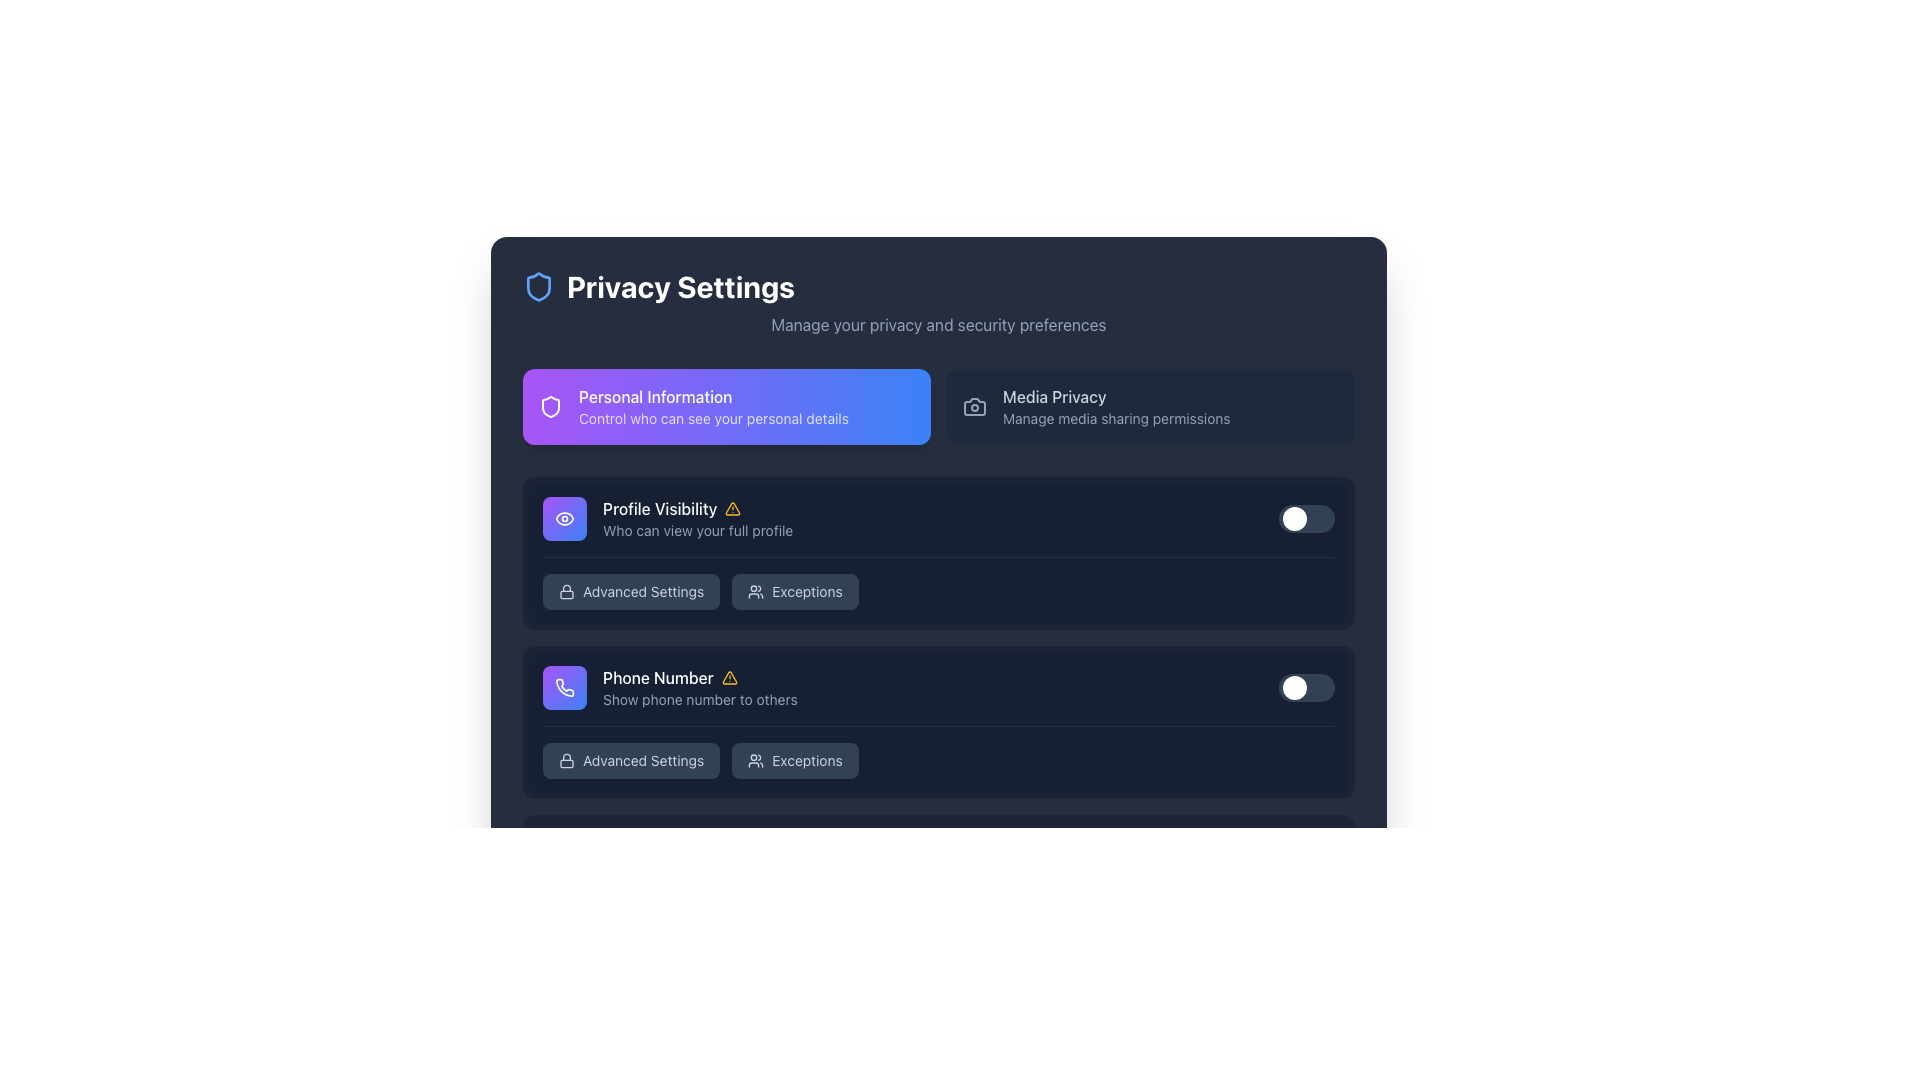  I want to click on the toggle switch in the settings card, so click(938, 553).